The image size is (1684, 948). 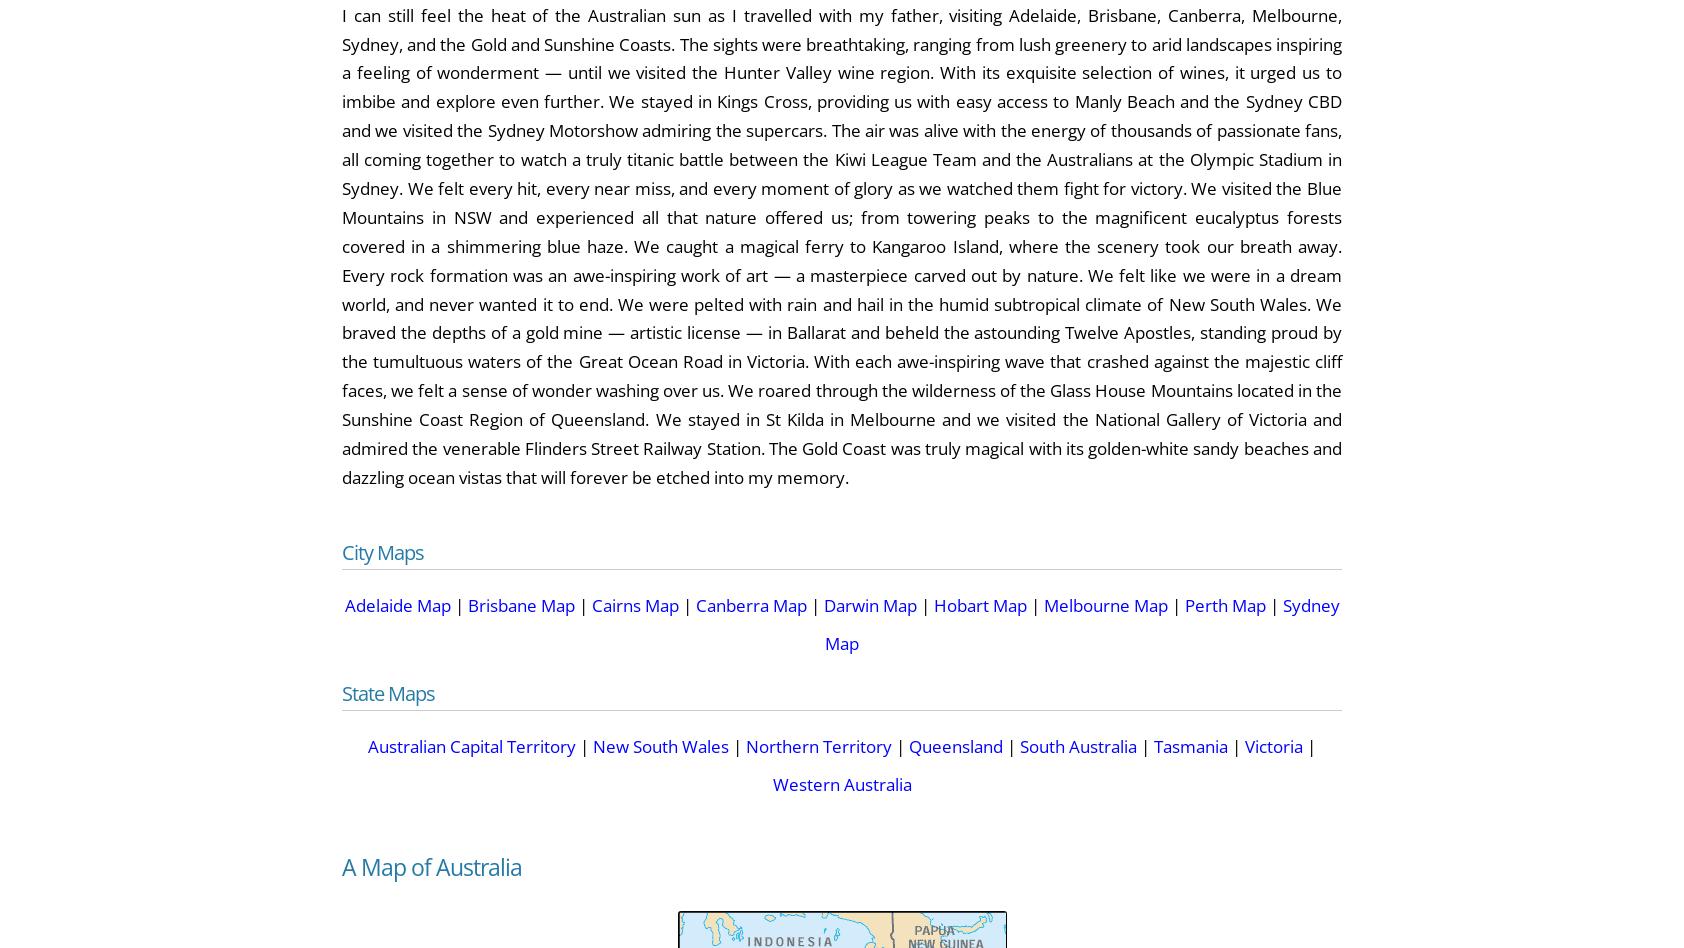 I want to click on 'Western Australia', so click(x=771, y=784).